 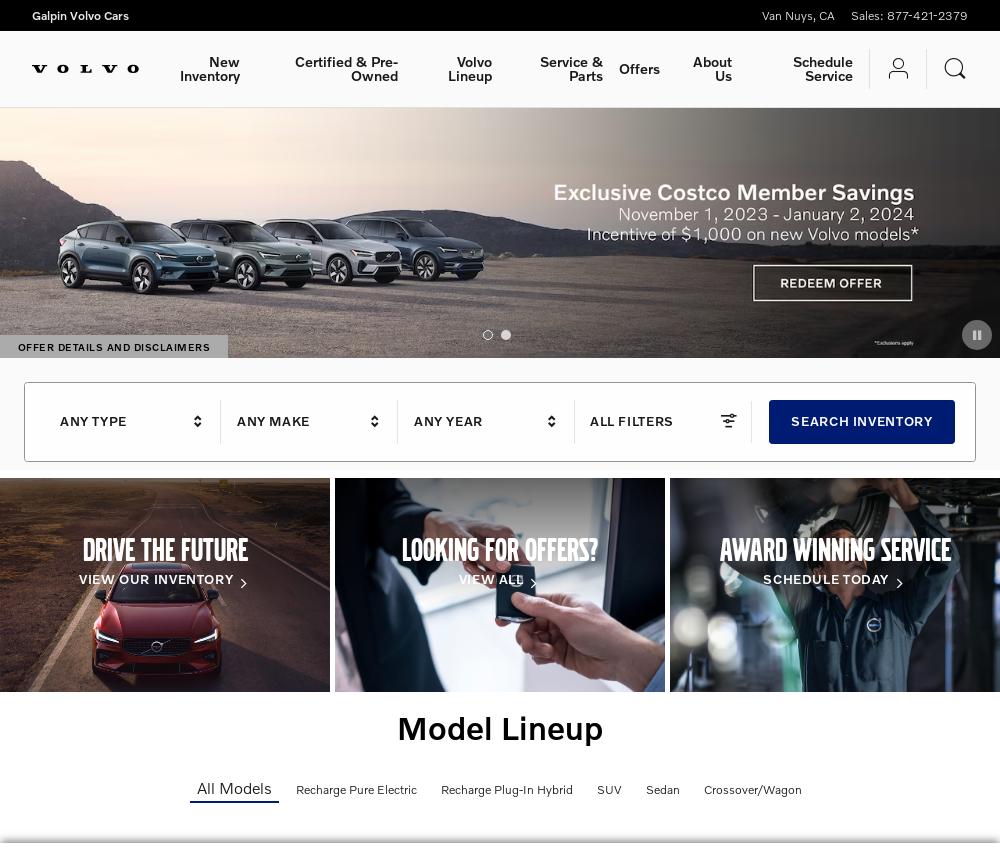 I want to click on 'View All', so click(x=489, y=576).